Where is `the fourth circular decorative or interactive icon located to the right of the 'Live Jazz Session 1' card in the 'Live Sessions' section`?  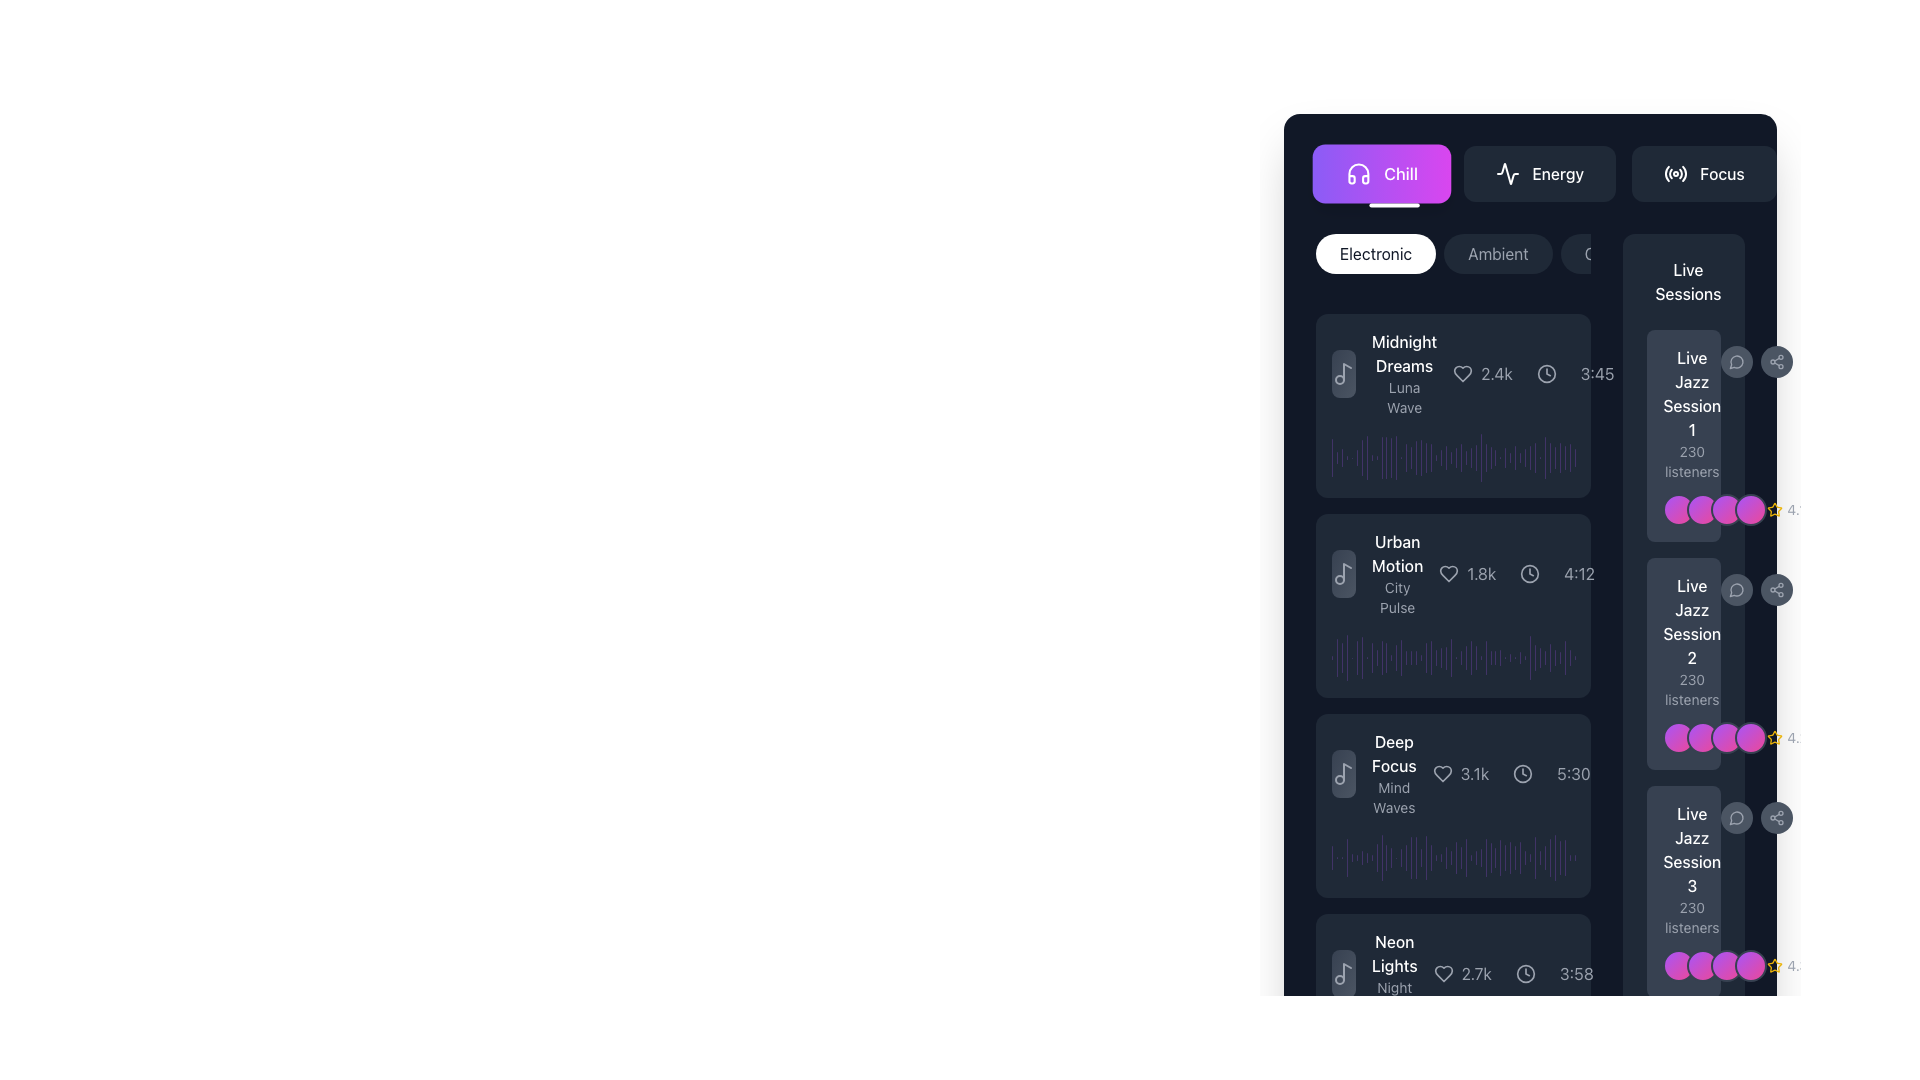 the fourth circular decorative or interactive icon located to the right of the 'Live Jazz Session 1' card in the 'Live Sessions' section is located at coordinates (1750, 508).